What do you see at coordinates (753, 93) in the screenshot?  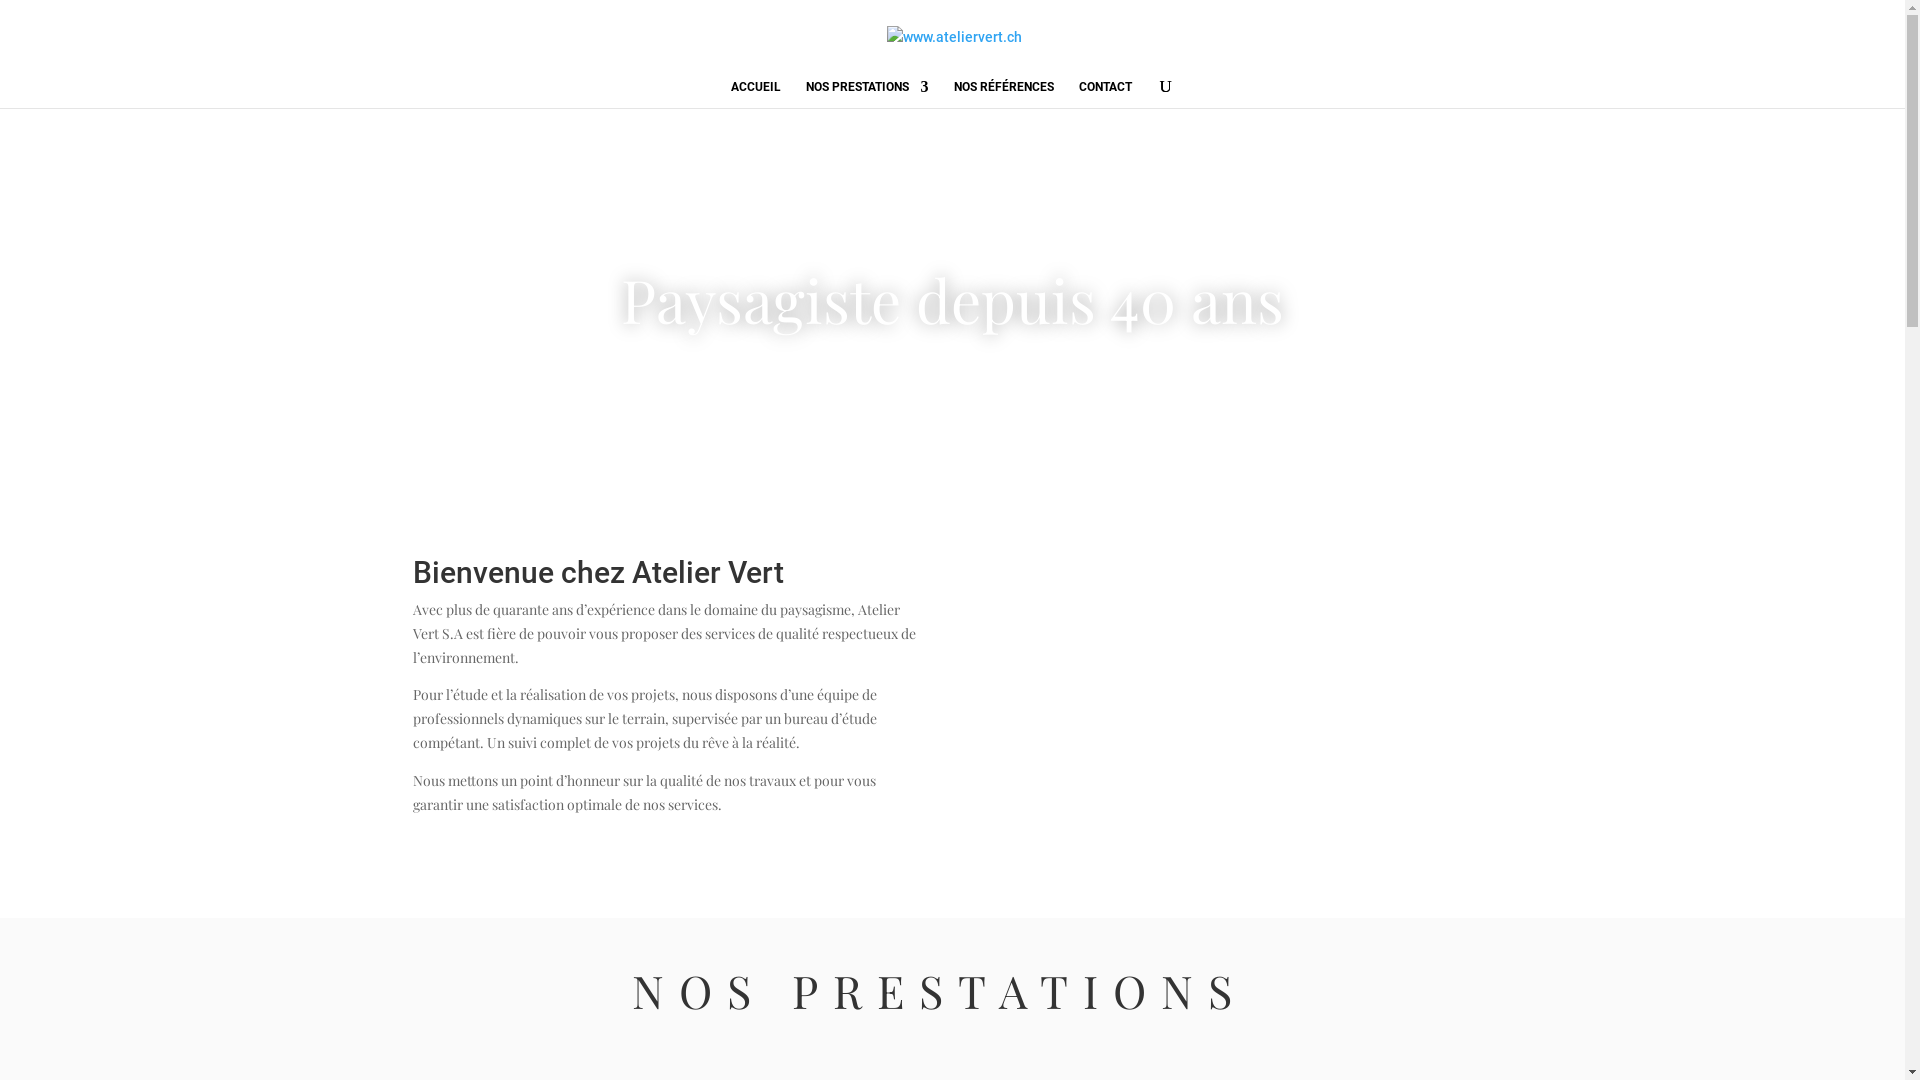 I see `'ACCUEIL'` at bounding box center [753, 93].